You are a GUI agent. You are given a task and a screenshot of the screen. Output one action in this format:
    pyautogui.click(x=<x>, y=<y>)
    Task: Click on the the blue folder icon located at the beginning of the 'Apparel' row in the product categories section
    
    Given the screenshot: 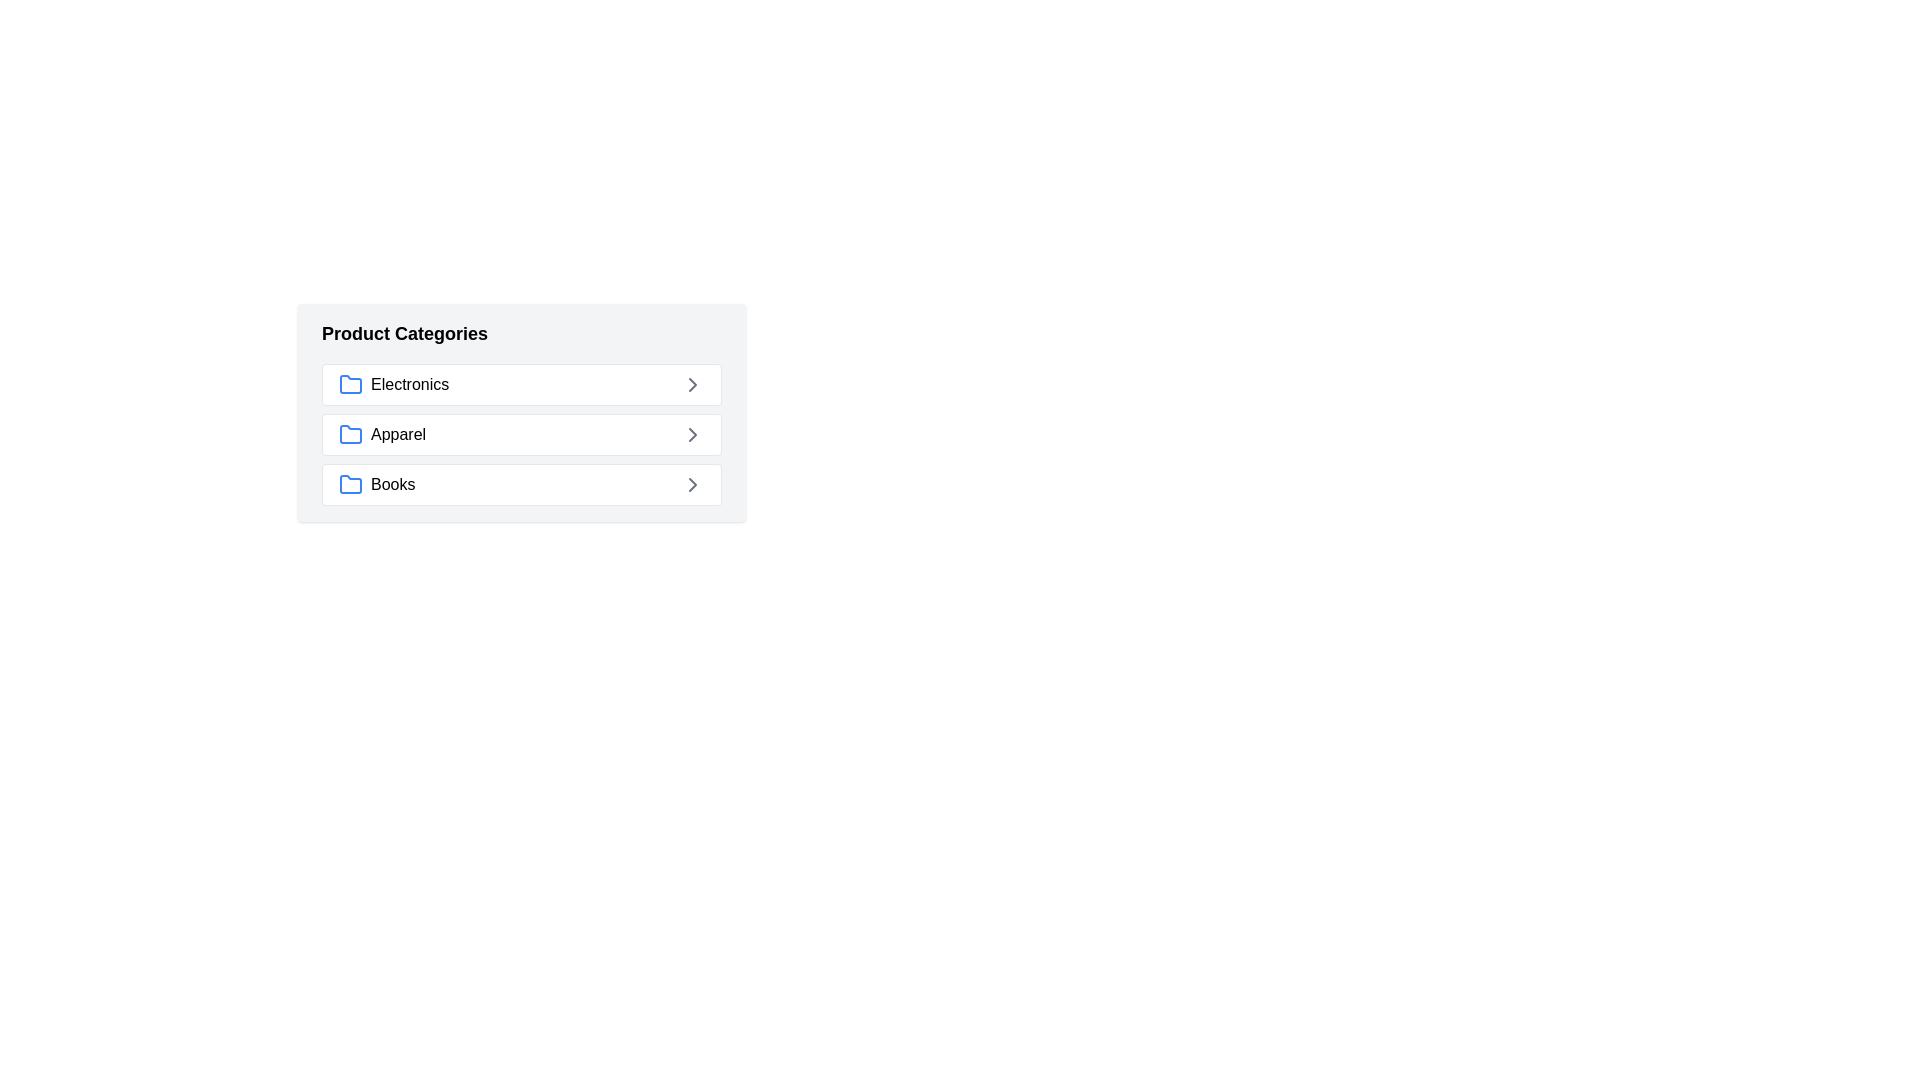 What is the action you would take?
    pyautogui.click(x=350, y=434)
    